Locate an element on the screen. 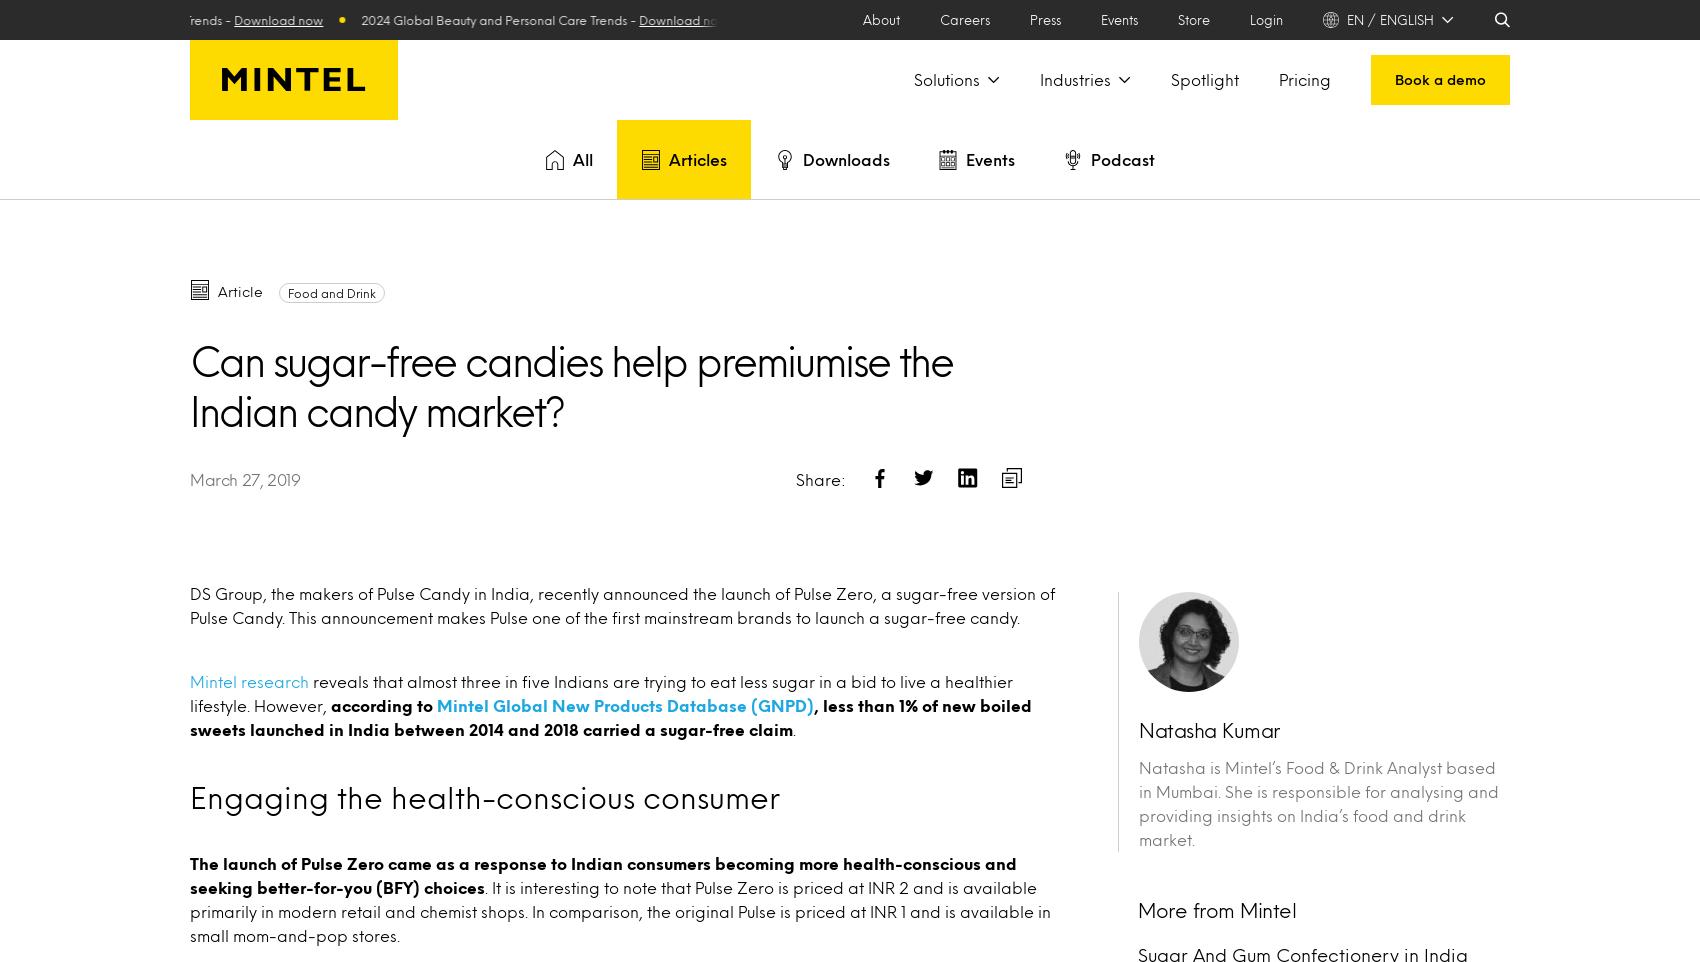 Image resolution: width=1700 pixels, height=962 pixels. 'November 16, 2023' is located at coordinates (244, 286).